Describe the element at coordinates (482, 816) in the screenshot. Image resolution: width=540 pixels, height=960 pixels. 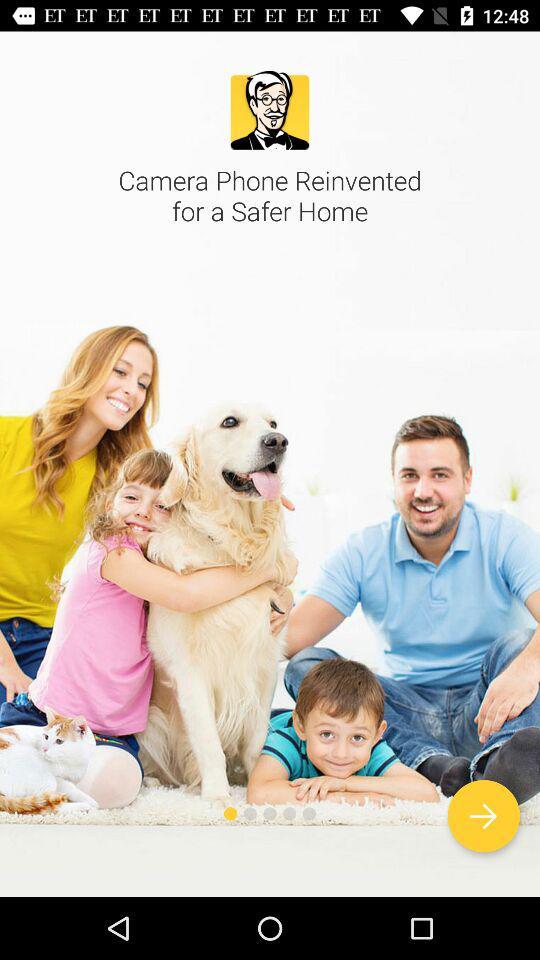
I see `the arrow_forward icon` at that location.